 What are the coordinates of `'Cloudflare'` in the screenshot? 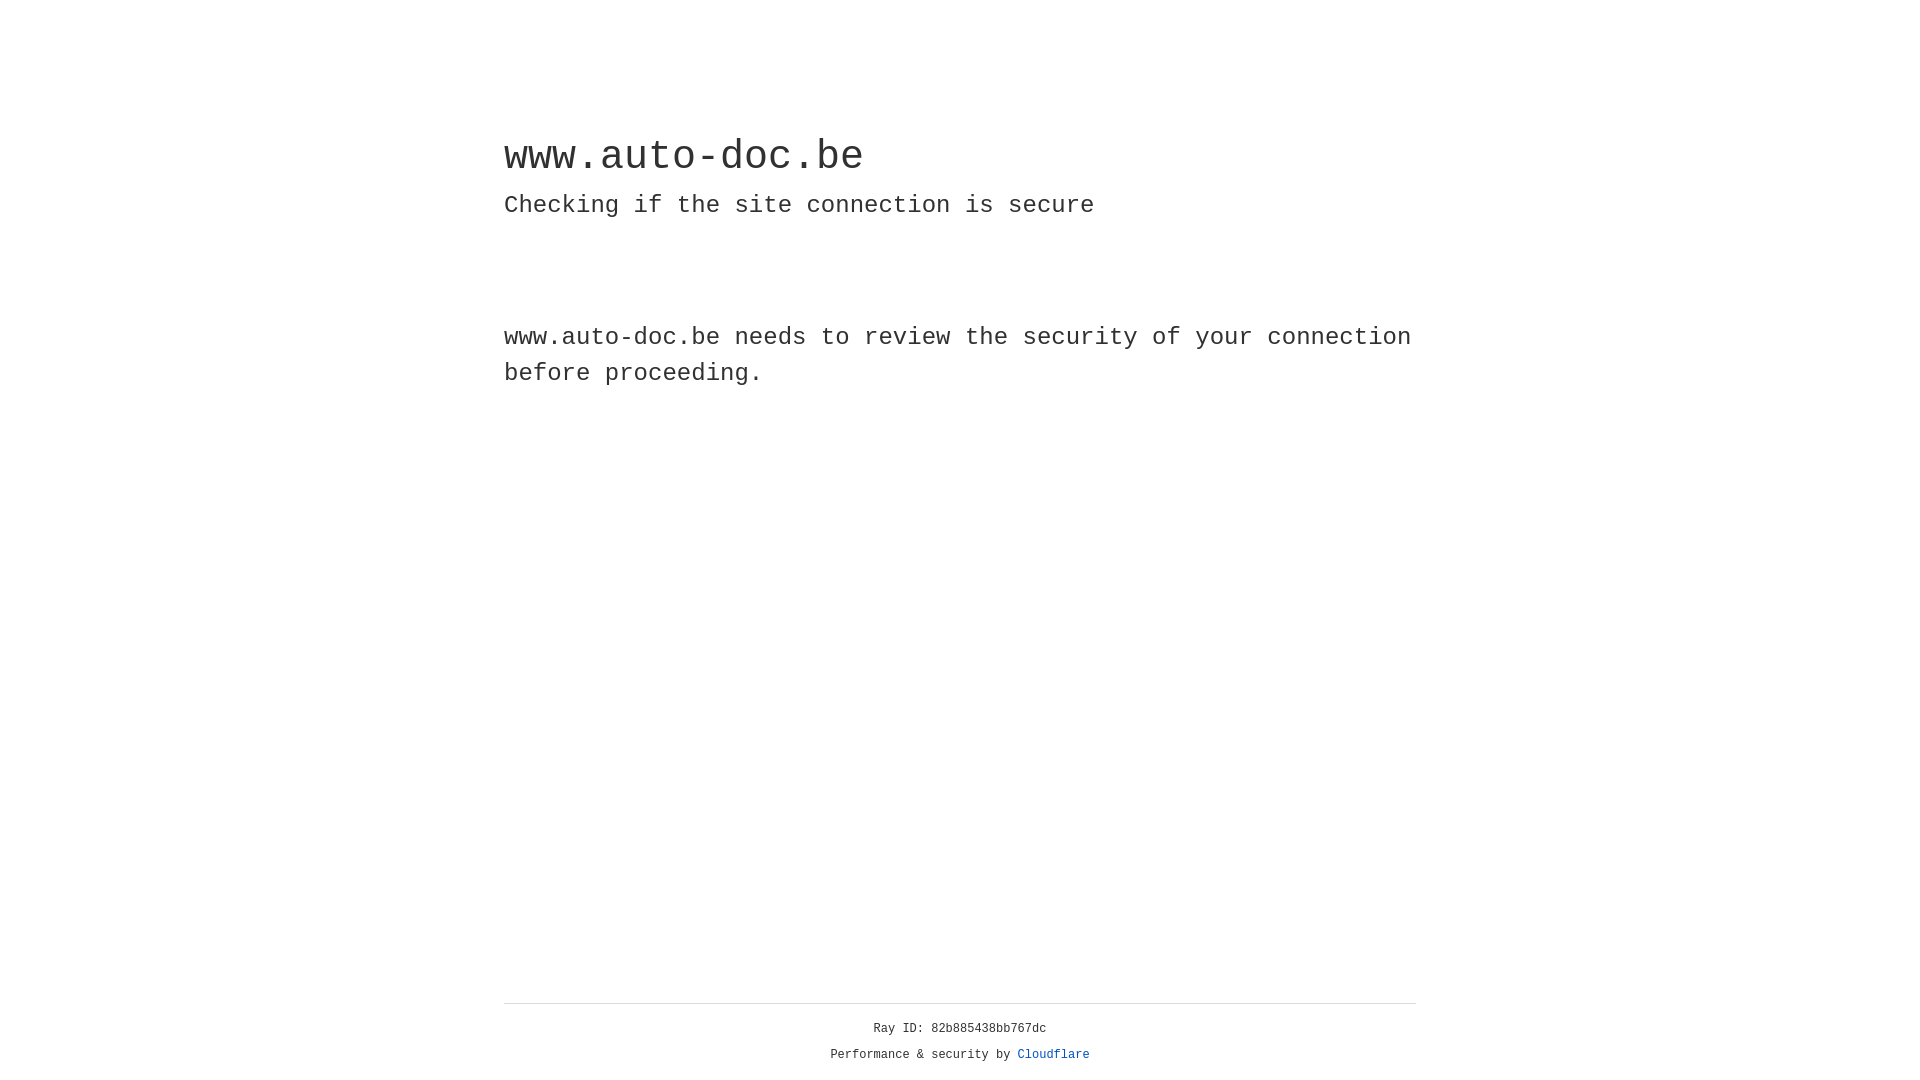 It's located at (1053, 1054).